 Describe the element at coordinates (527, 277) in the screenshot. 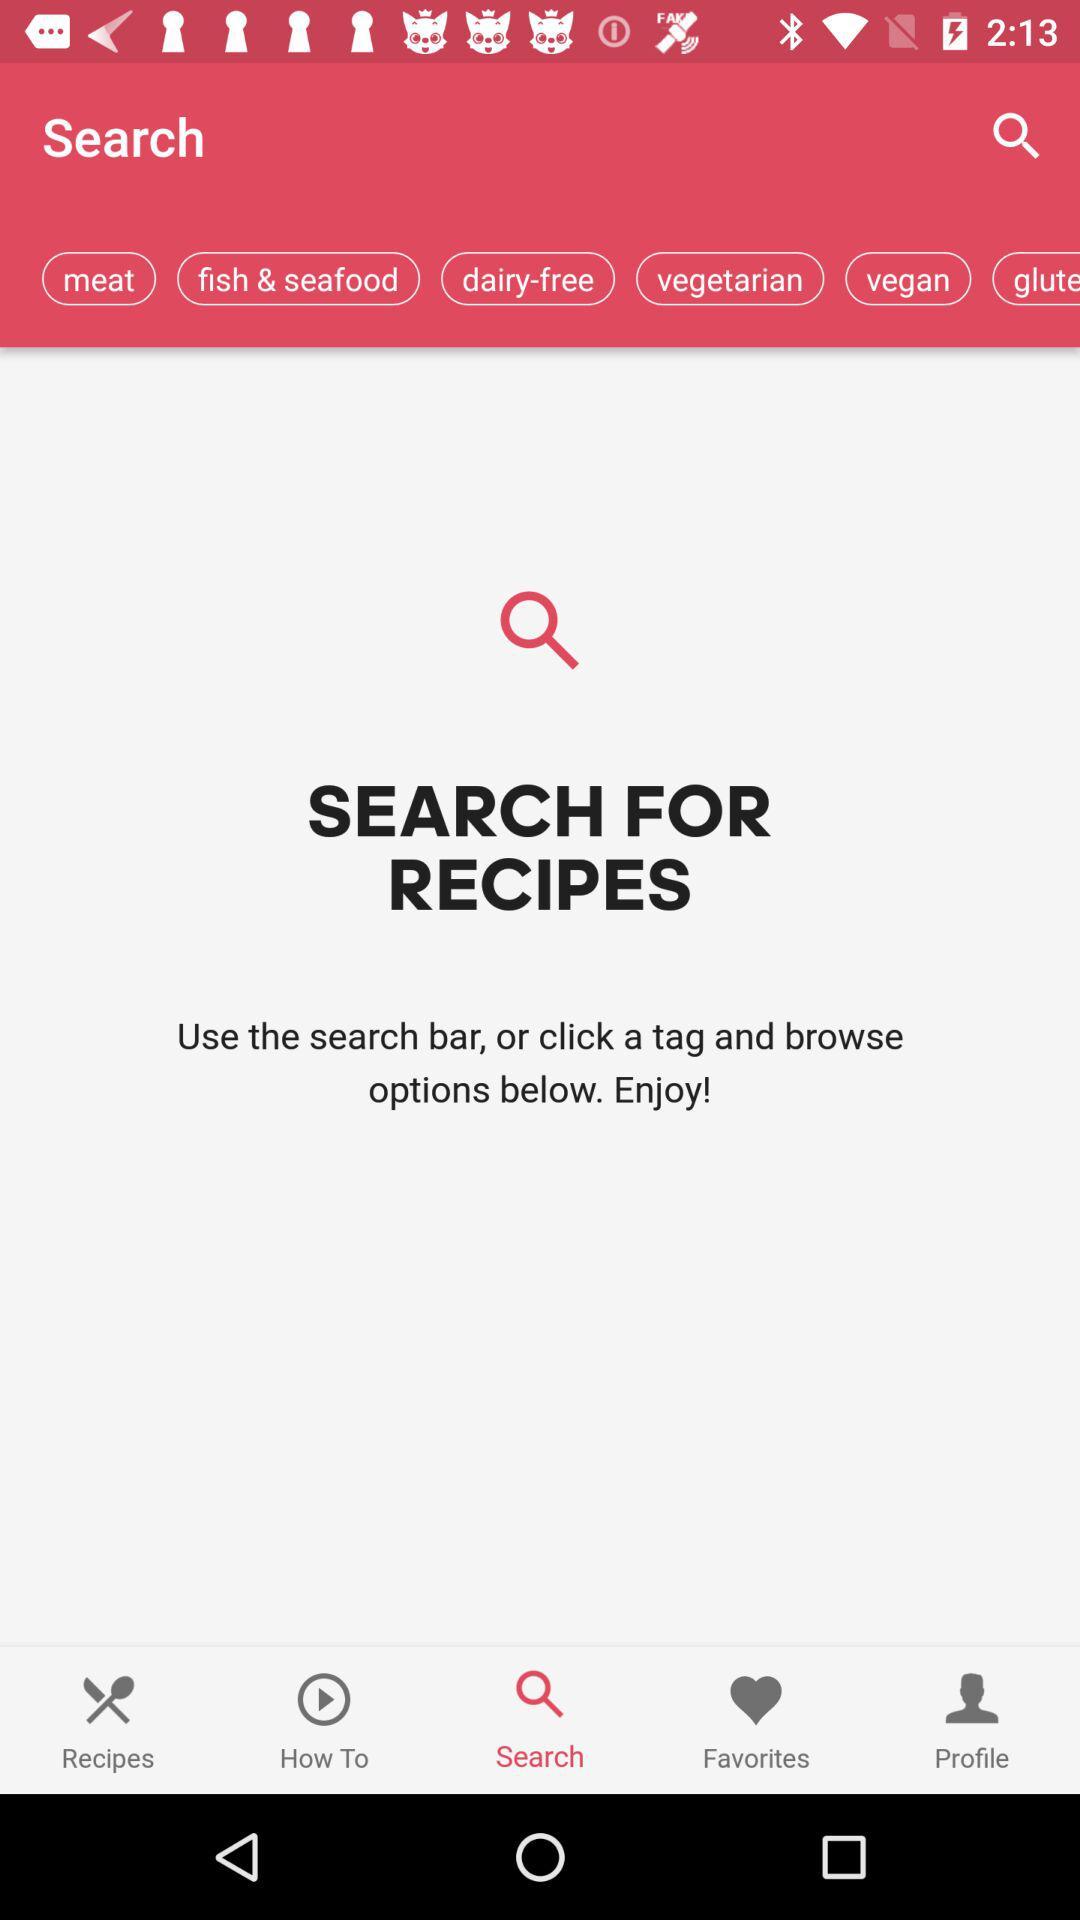

I see `the icon to the left of the vegetarian app` at that location.